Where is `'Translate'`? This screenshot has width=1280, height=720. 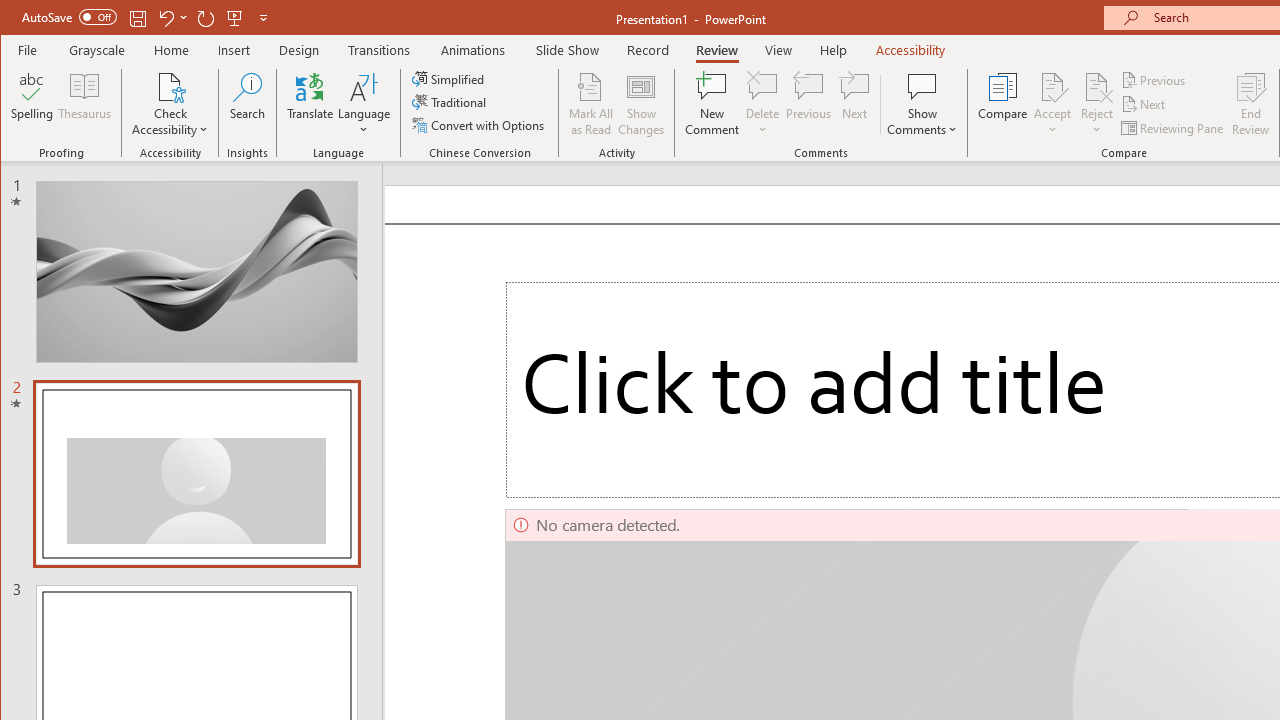
'Translate' is located at coordinates (309, 104).